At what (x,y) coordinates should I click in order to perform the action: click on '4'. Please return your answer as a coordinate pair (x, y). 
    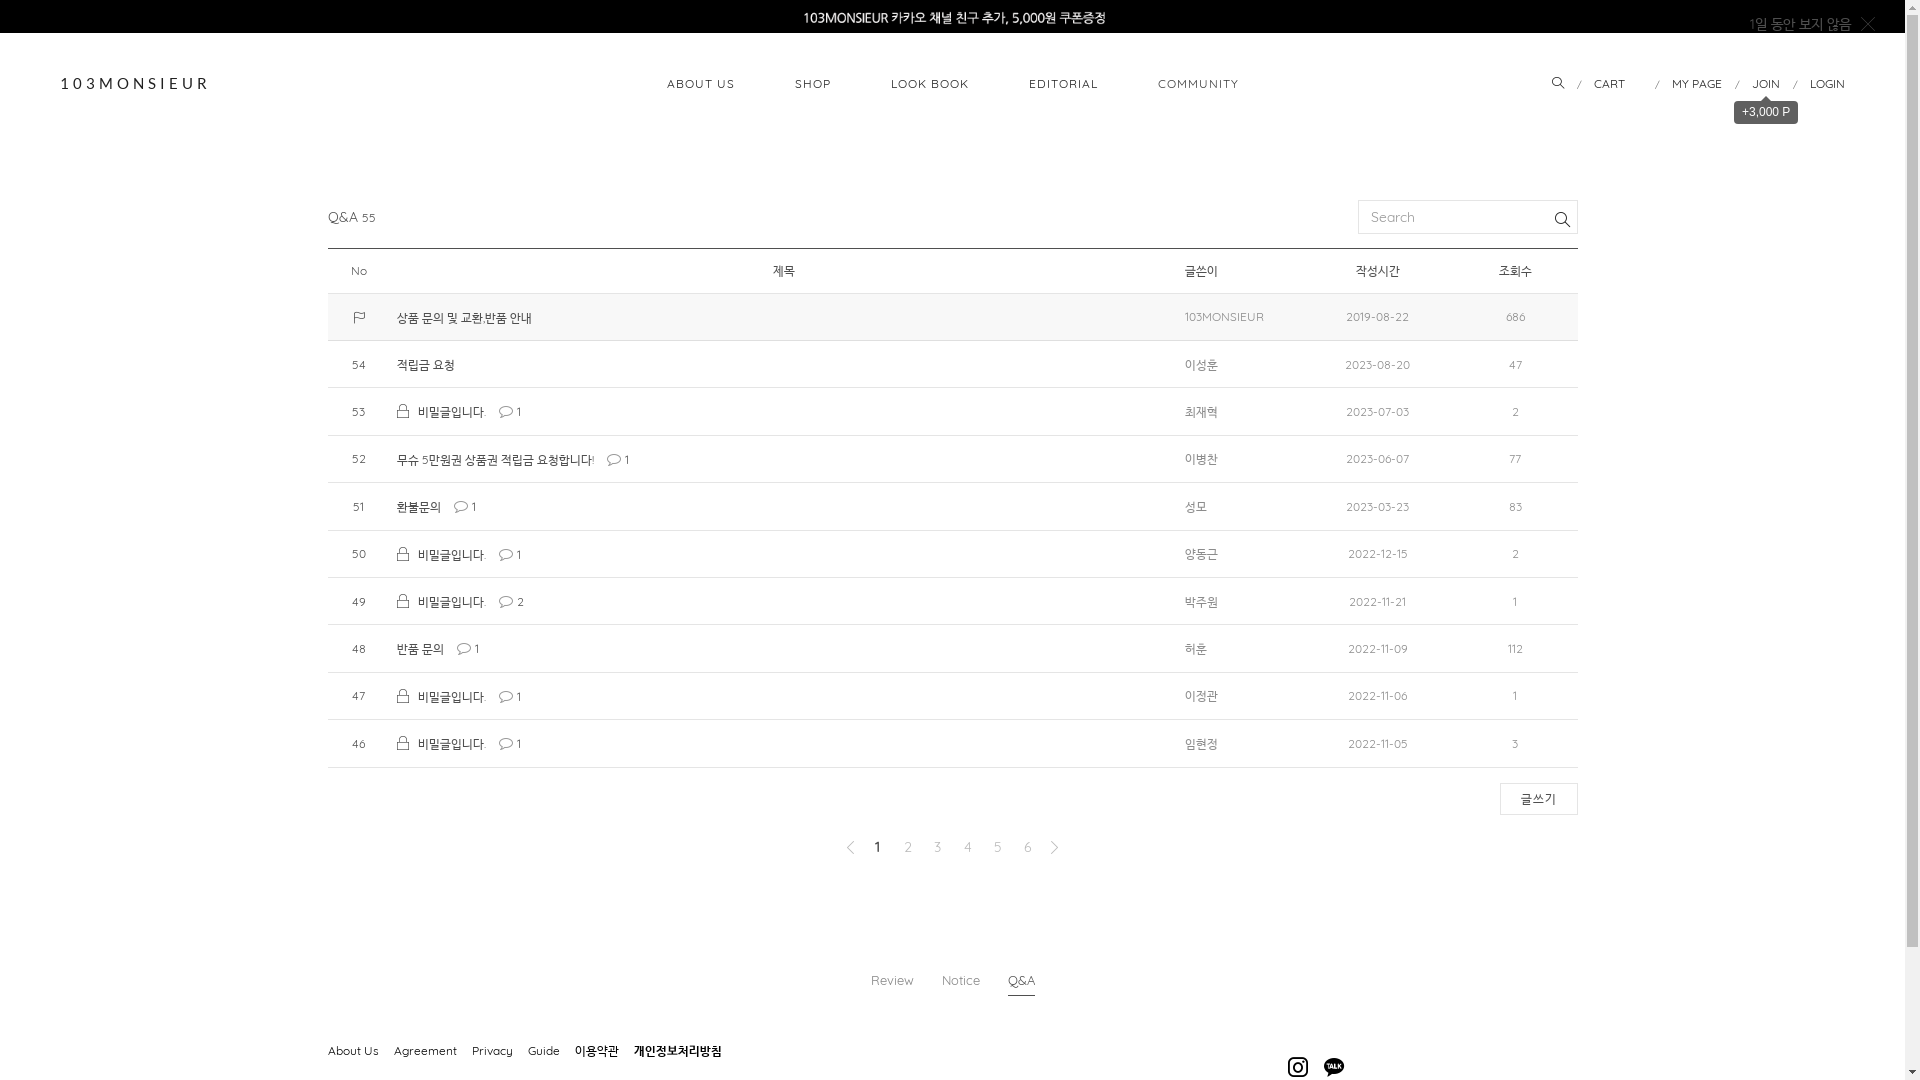
    Looking at the image, I should click on (968, 847).